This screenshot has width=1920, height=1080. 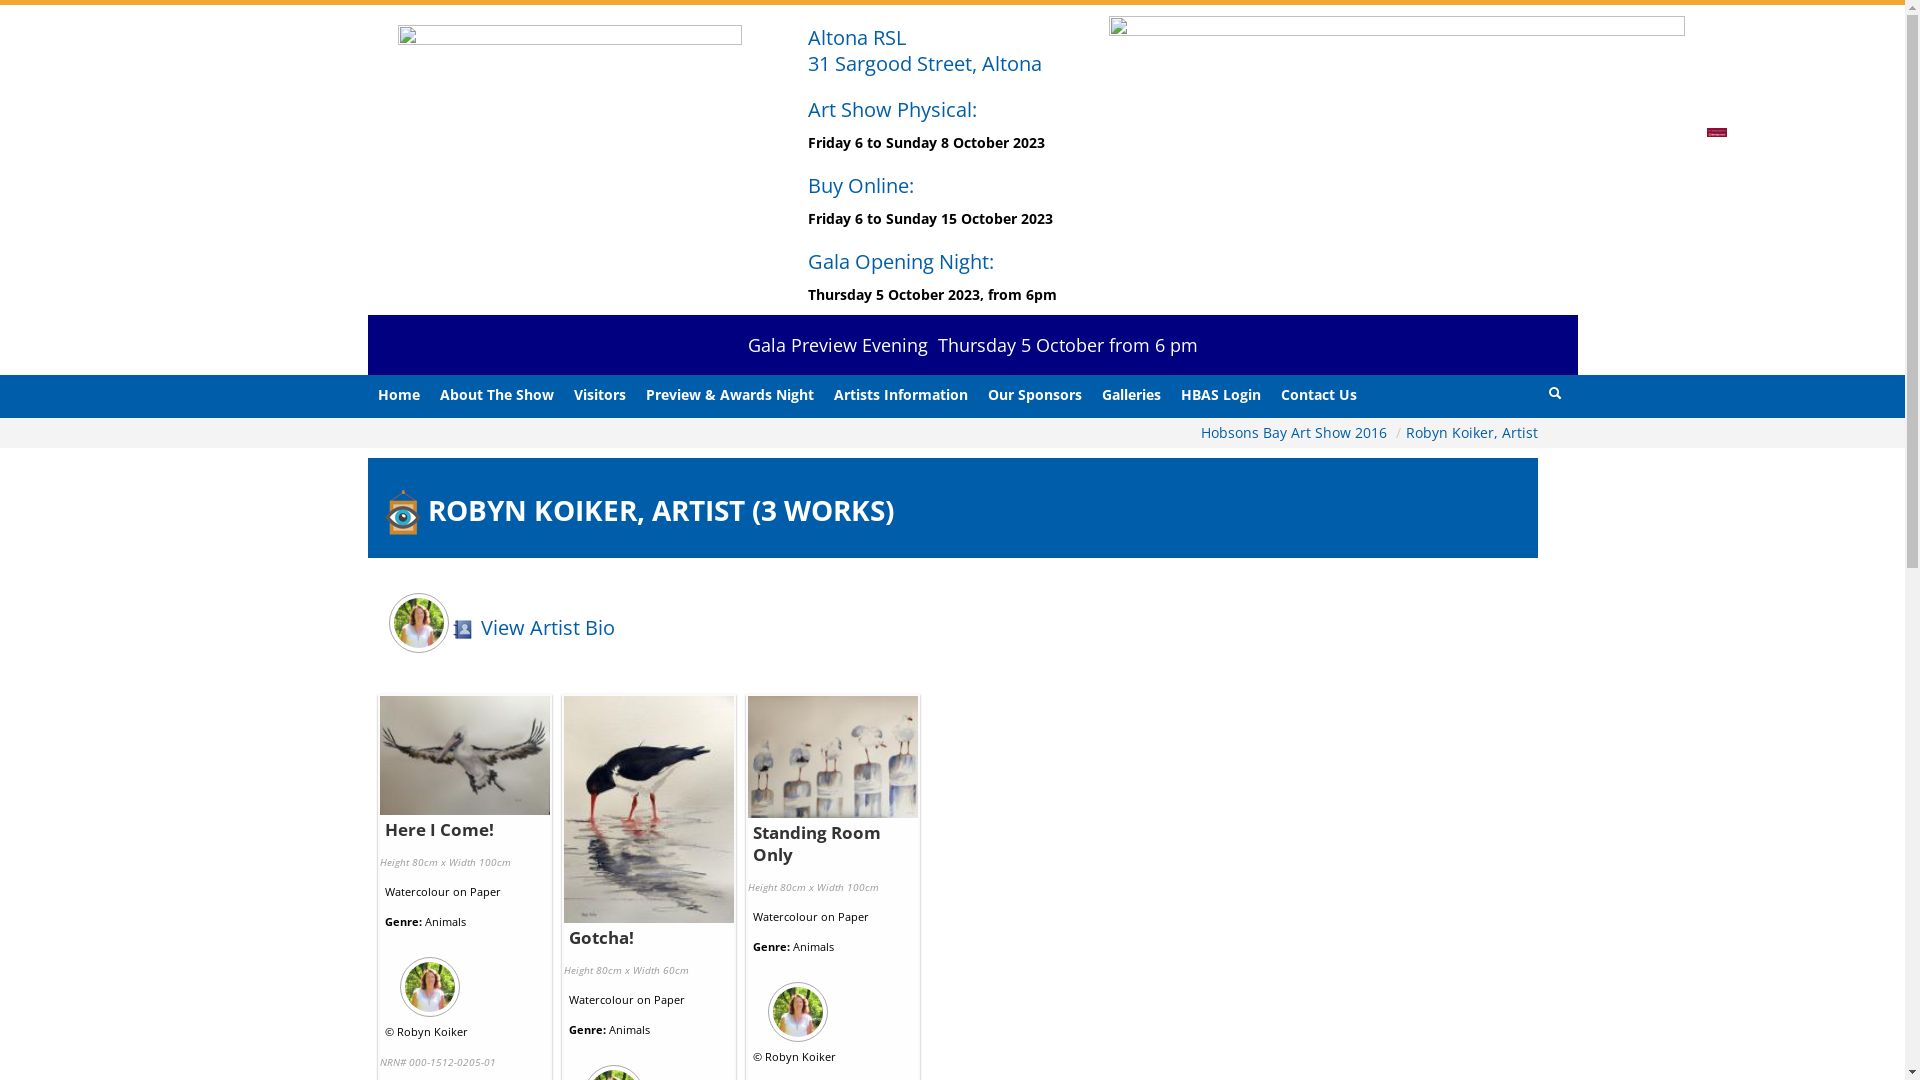 What do you see at coordinates (1295, 431) in the screenshot?
I see `'Hobsons Bay Art Show 2016'` at bounding box center [1295, 431].